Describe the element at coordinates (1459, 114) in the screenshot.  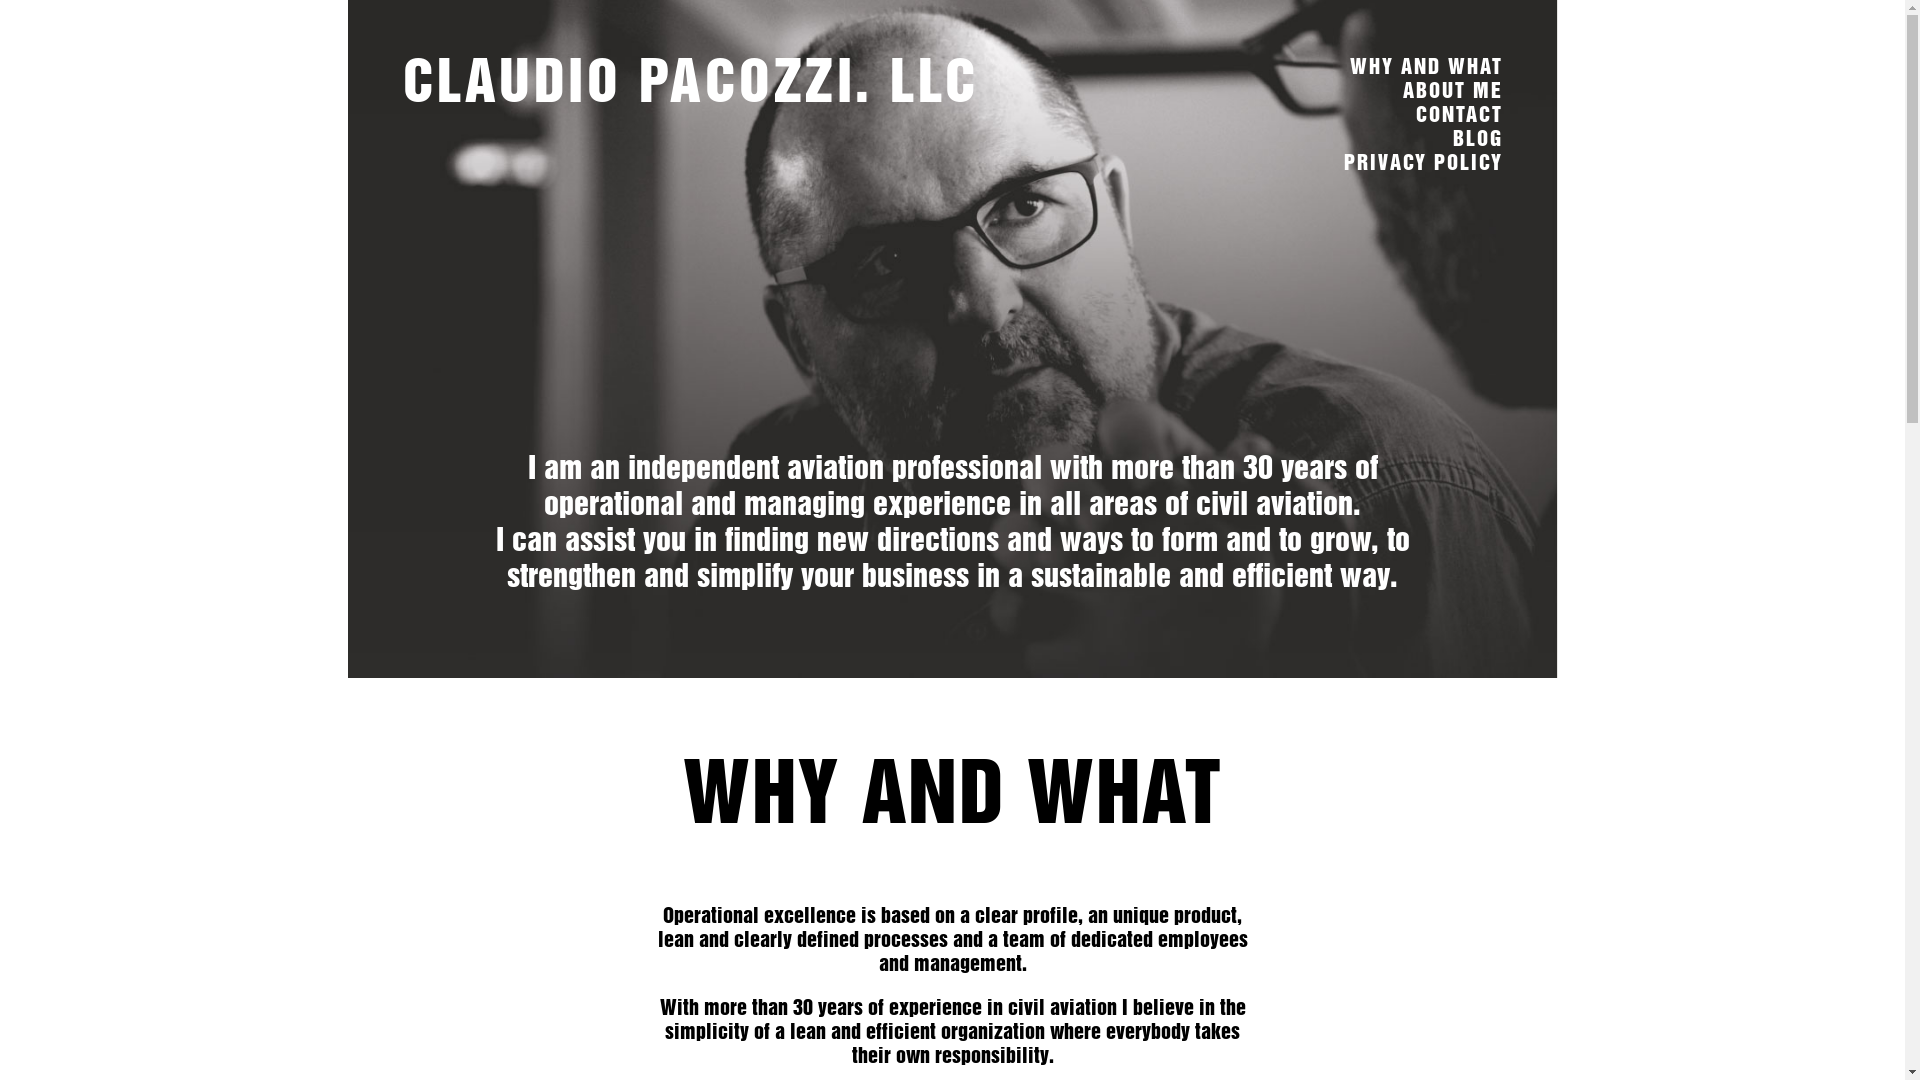
I see `'CONTACT'` at that location.